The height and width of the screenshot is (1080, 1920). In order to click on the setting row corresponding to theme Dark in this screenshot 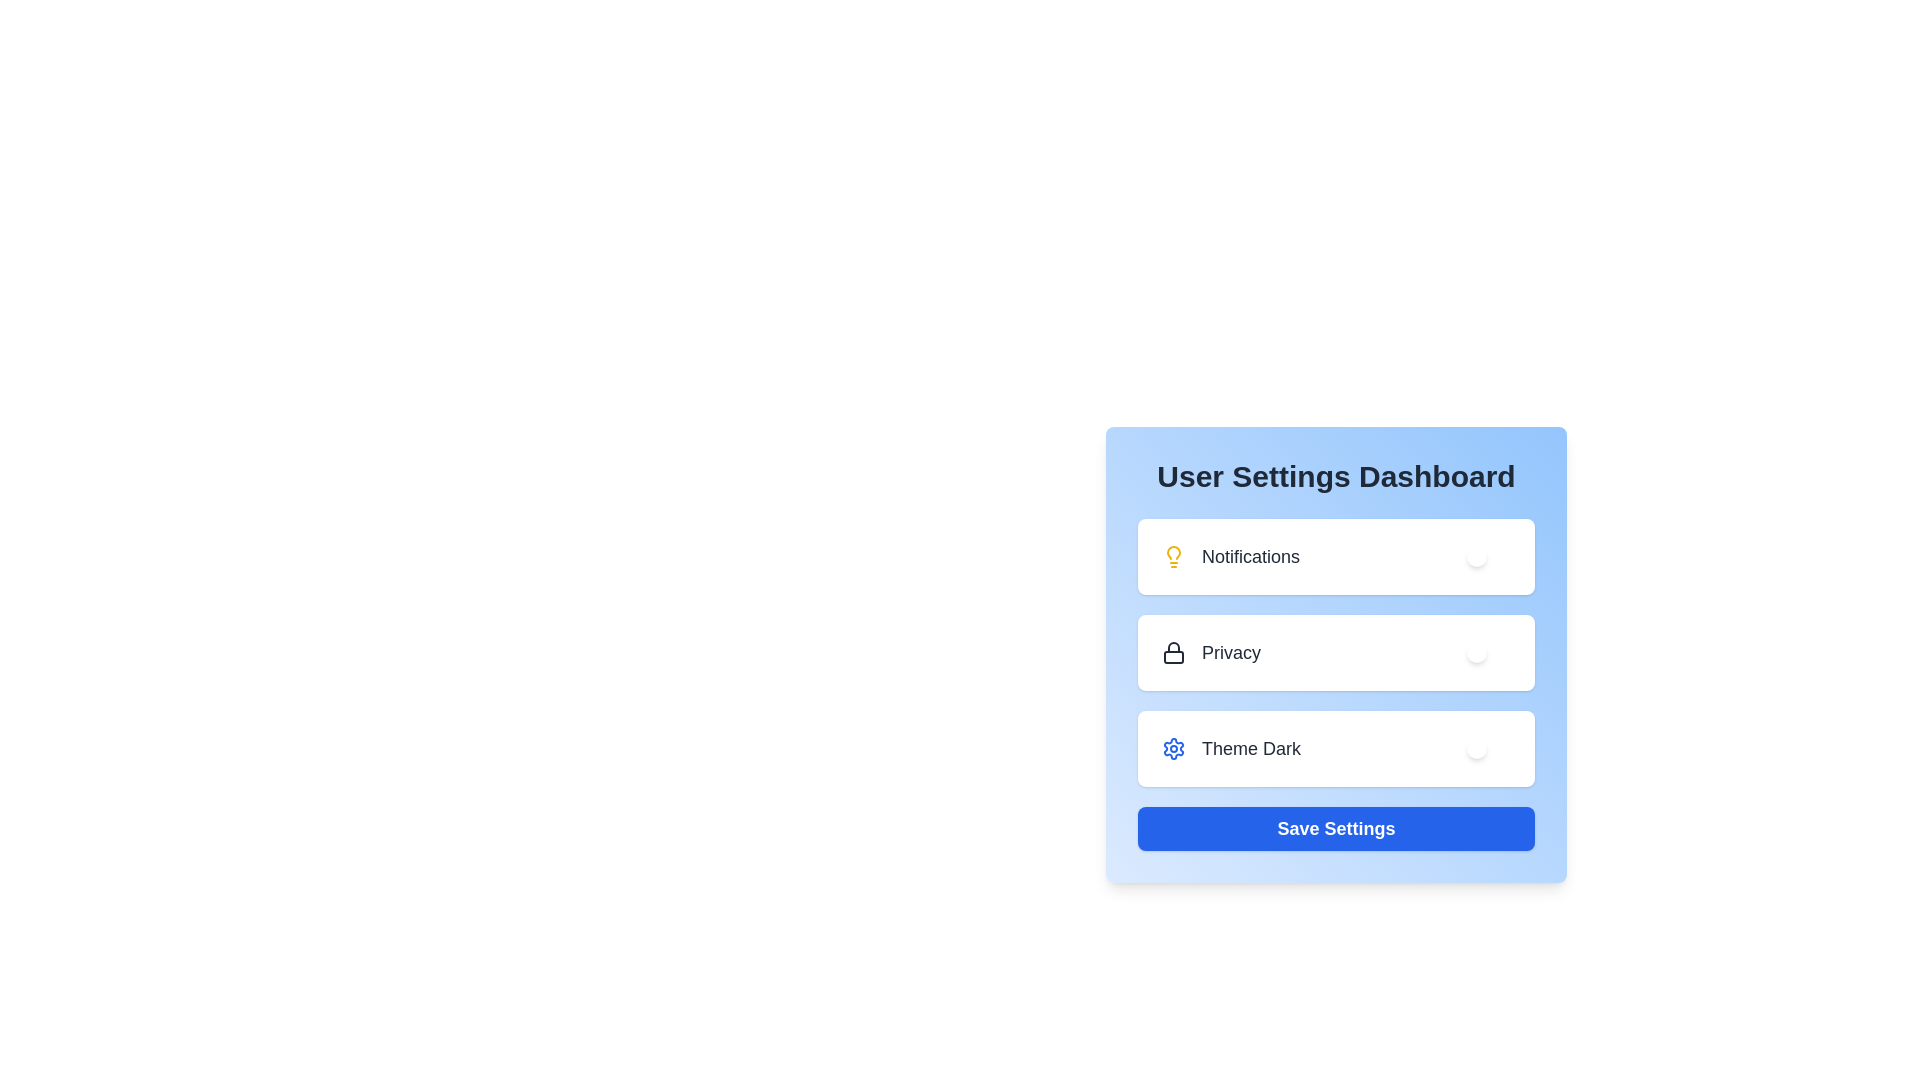, I will do `click(1336, 748)`.